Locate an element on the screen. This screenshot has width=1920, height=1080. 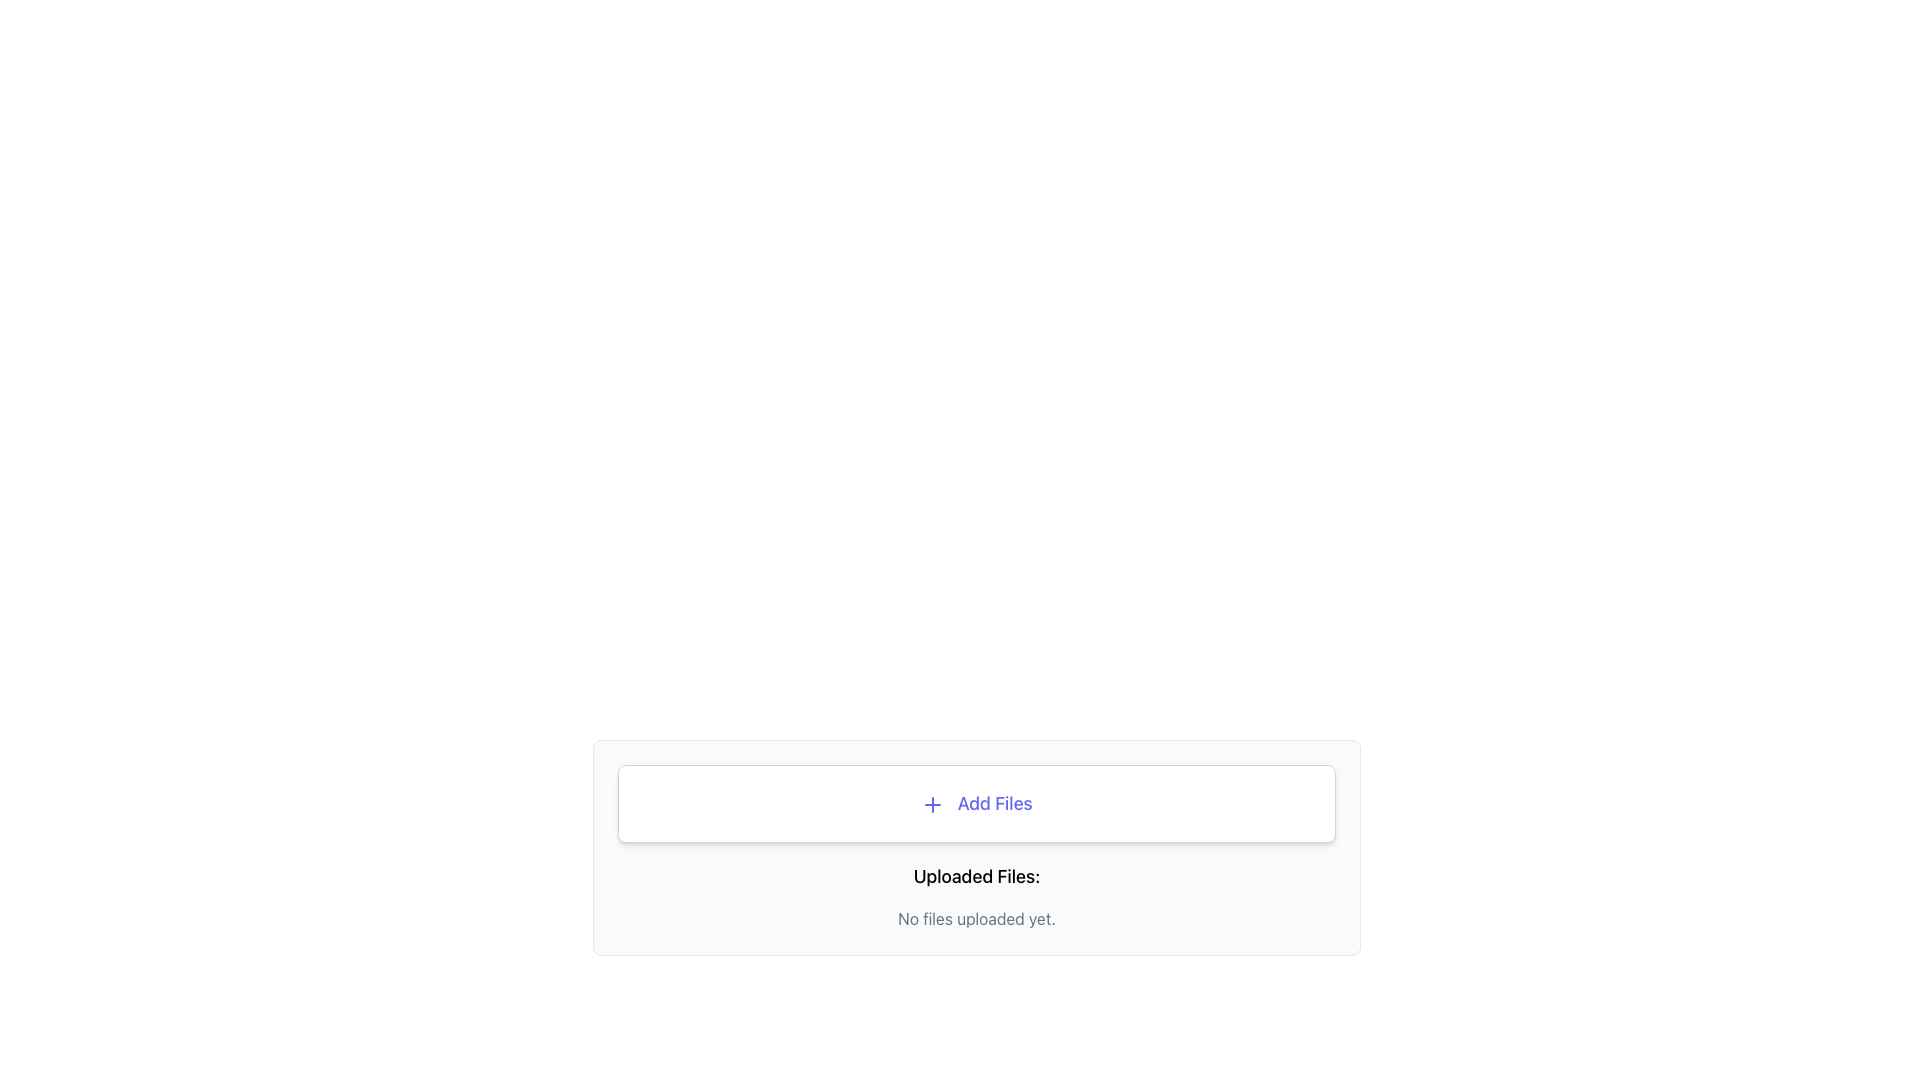
the 'Add Files' button which features an SVG-based graphic icon representing the action 'Add'. The icon is located to the left of the text, indicating its purpose to initiate adding files is located at coordinates (932, 804).